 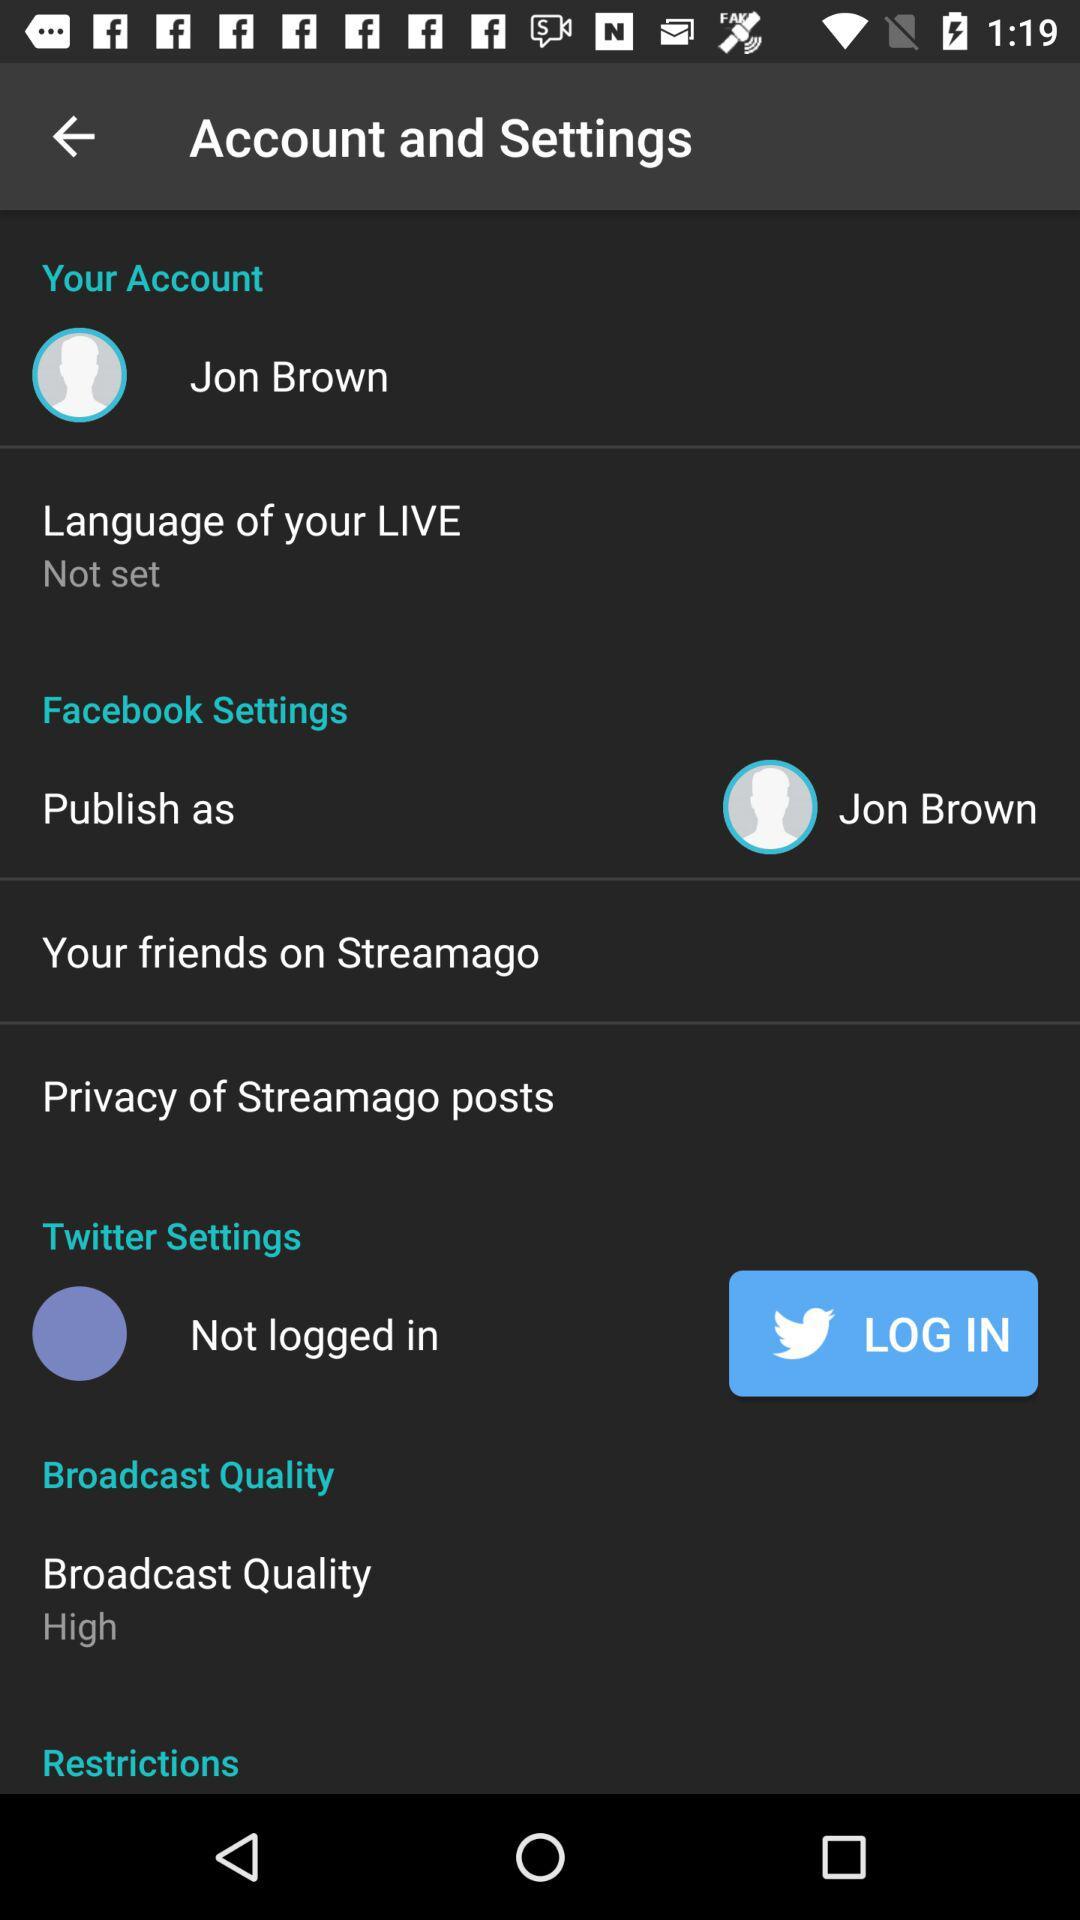 What do you see at coordinates (137, 806) in the screenshot?
I see `the item to the left of the jon brown item` at bounding box center [137, 806].